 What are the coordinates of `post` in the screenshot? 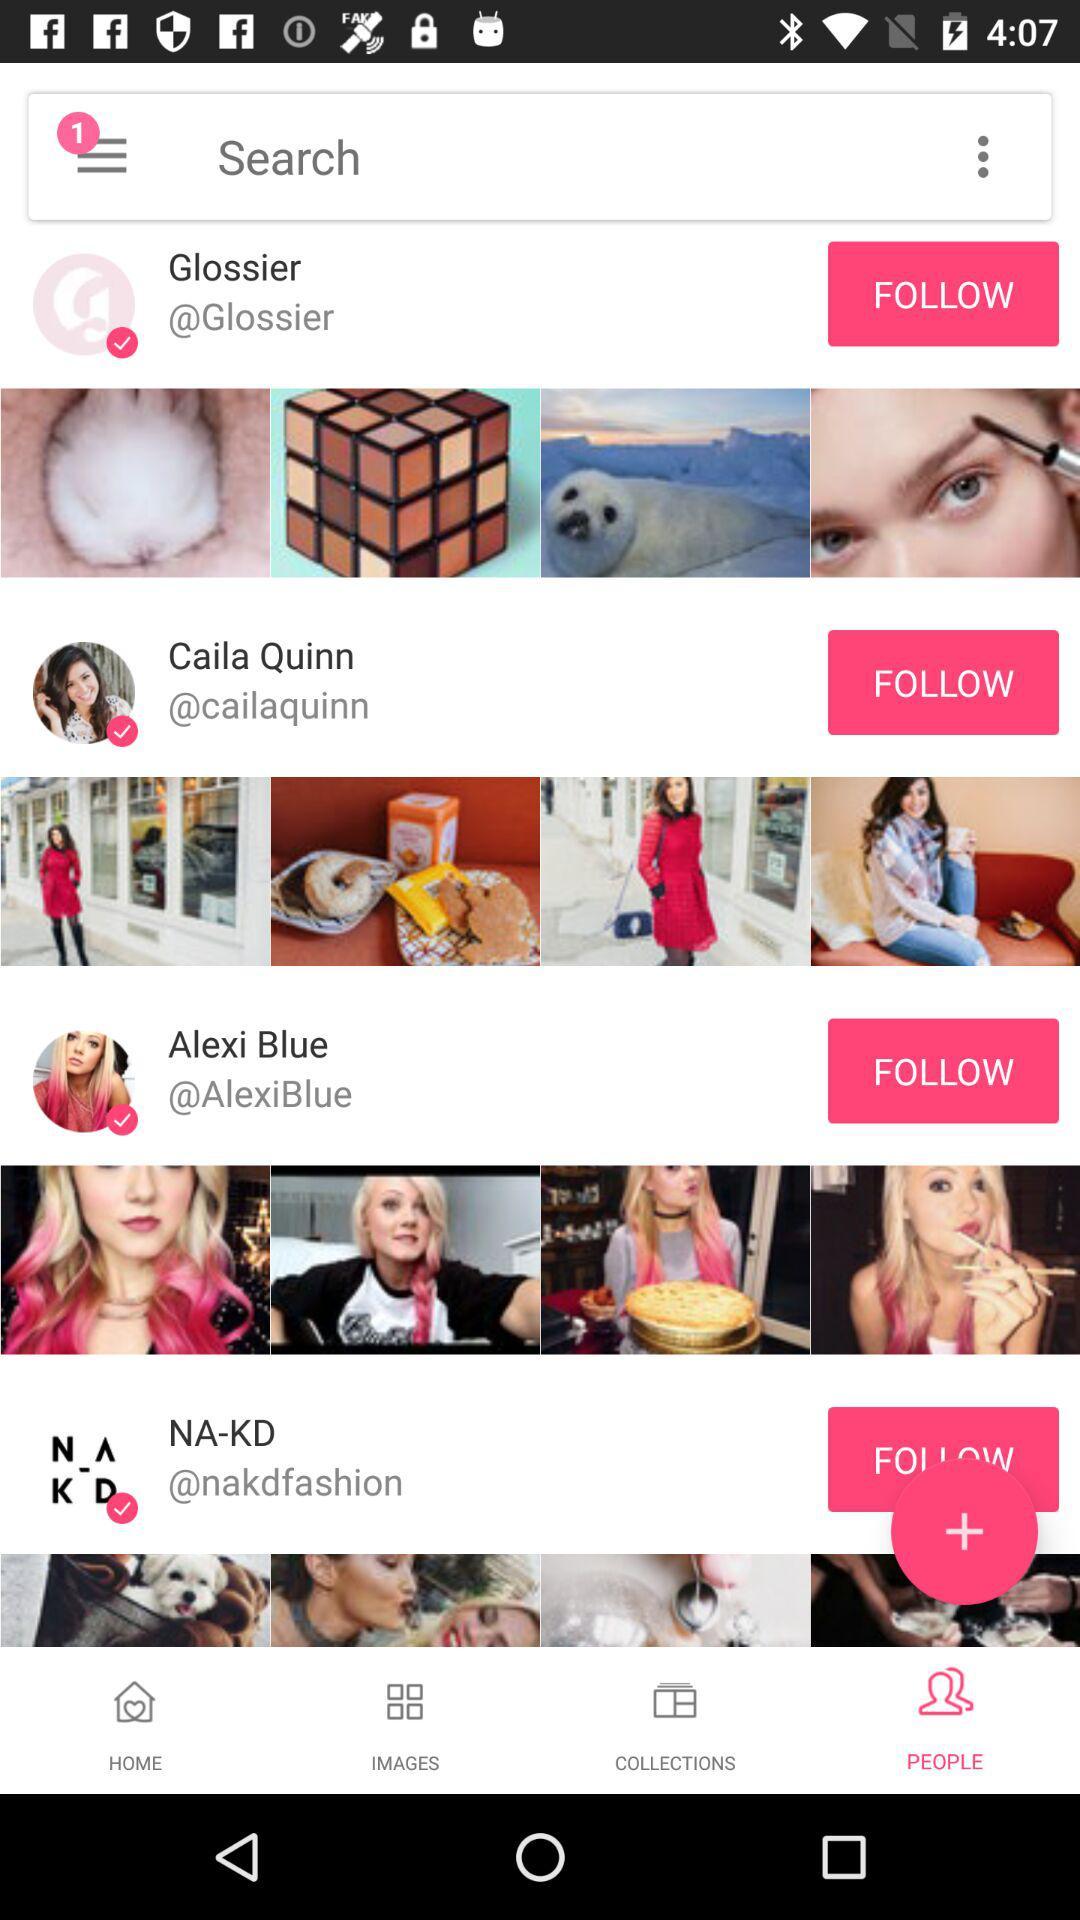 It's located at (963, 1530).